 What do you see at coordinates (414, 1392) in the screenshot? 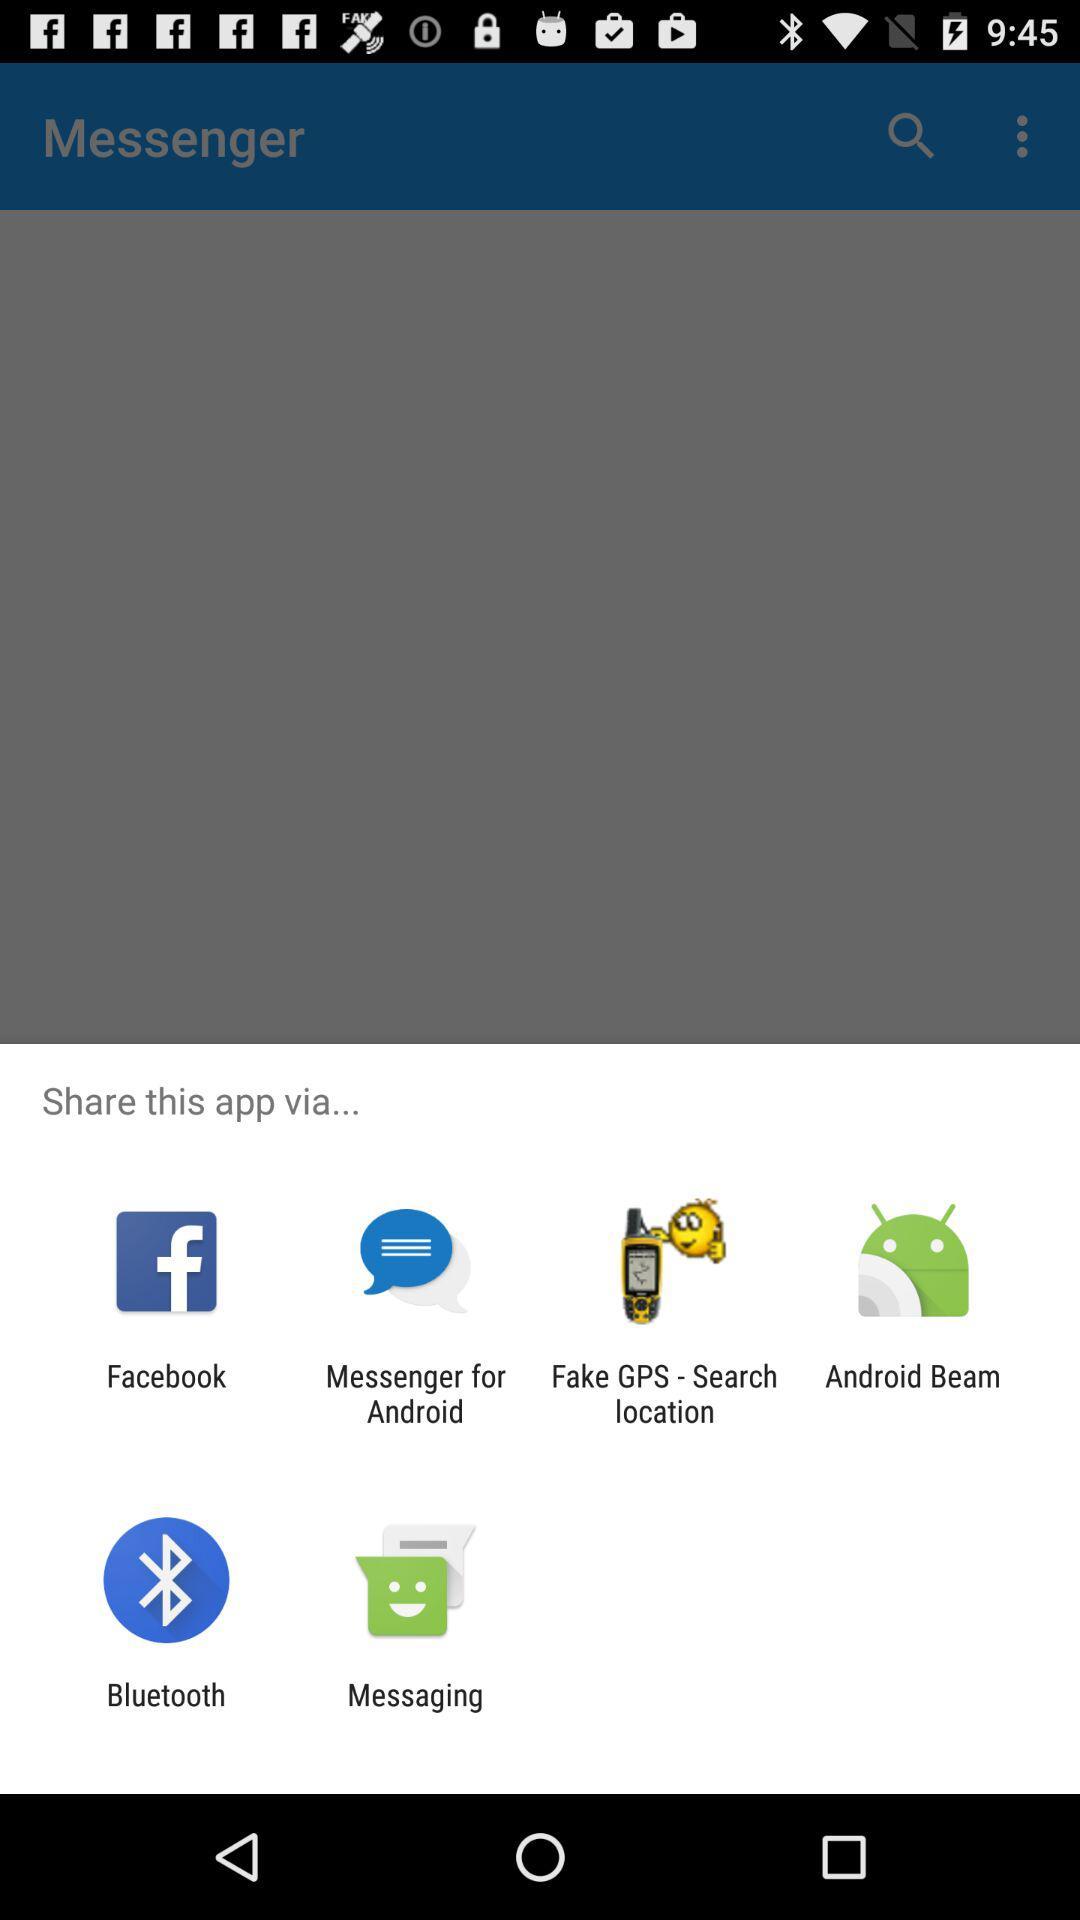
I see `icon next to facebook` at bounding box center [414, 1392].